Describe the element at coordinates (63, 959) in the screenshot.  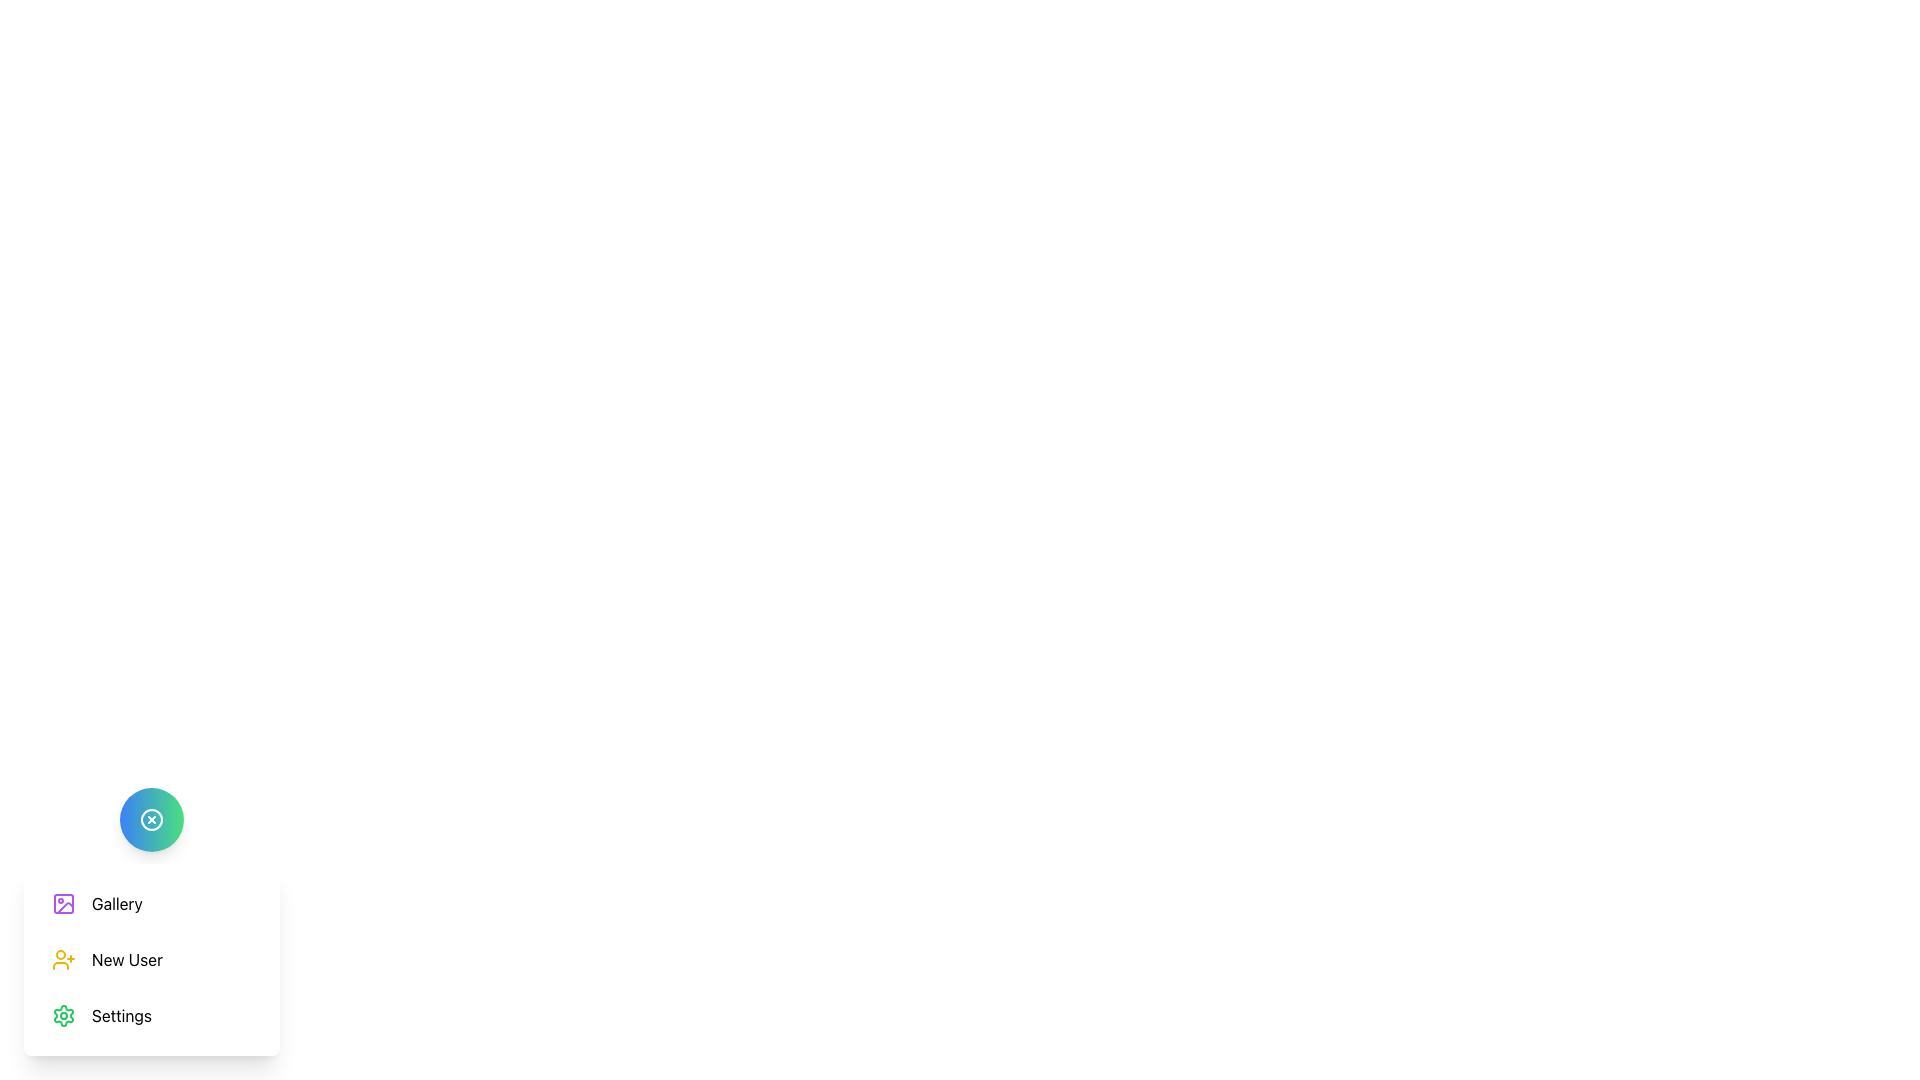
I see `the yellow outlined user icon with a plus sign, located next to the text 'New User', to initiate a new user-related action` at that location.